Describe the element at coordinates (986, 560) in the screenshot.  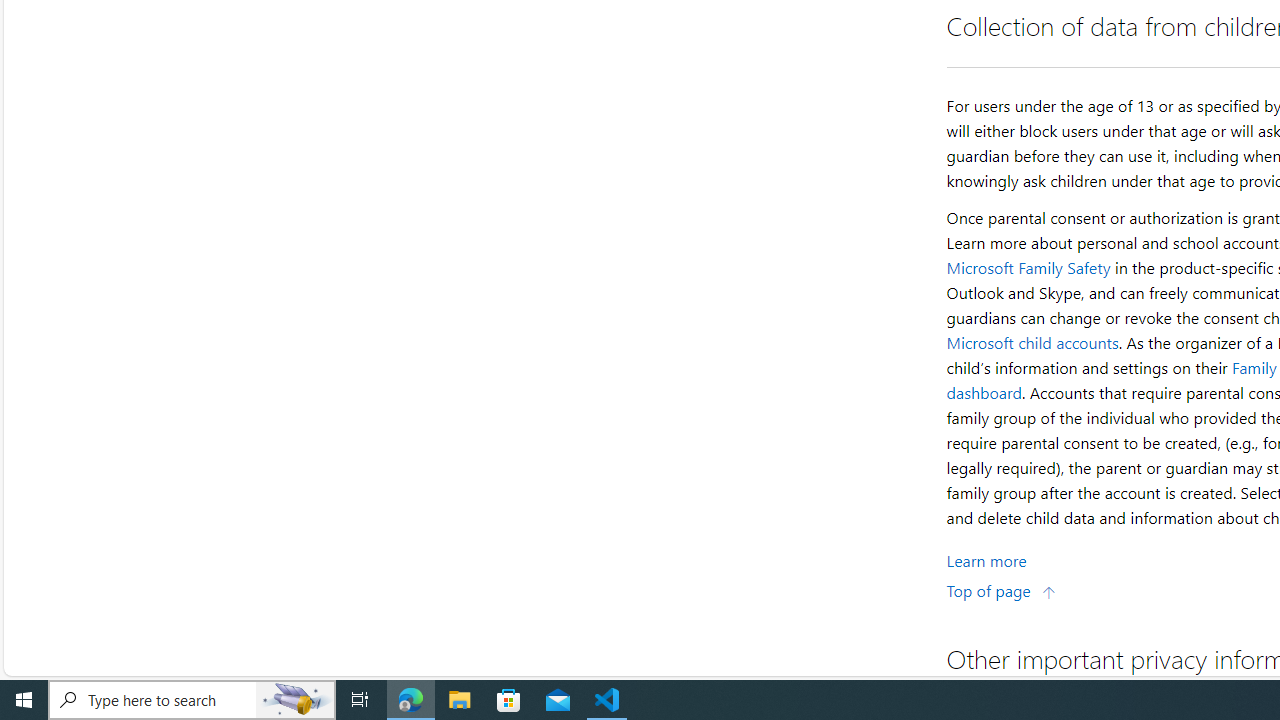
I see `'Learn More about Collection of data from children'` at that location.